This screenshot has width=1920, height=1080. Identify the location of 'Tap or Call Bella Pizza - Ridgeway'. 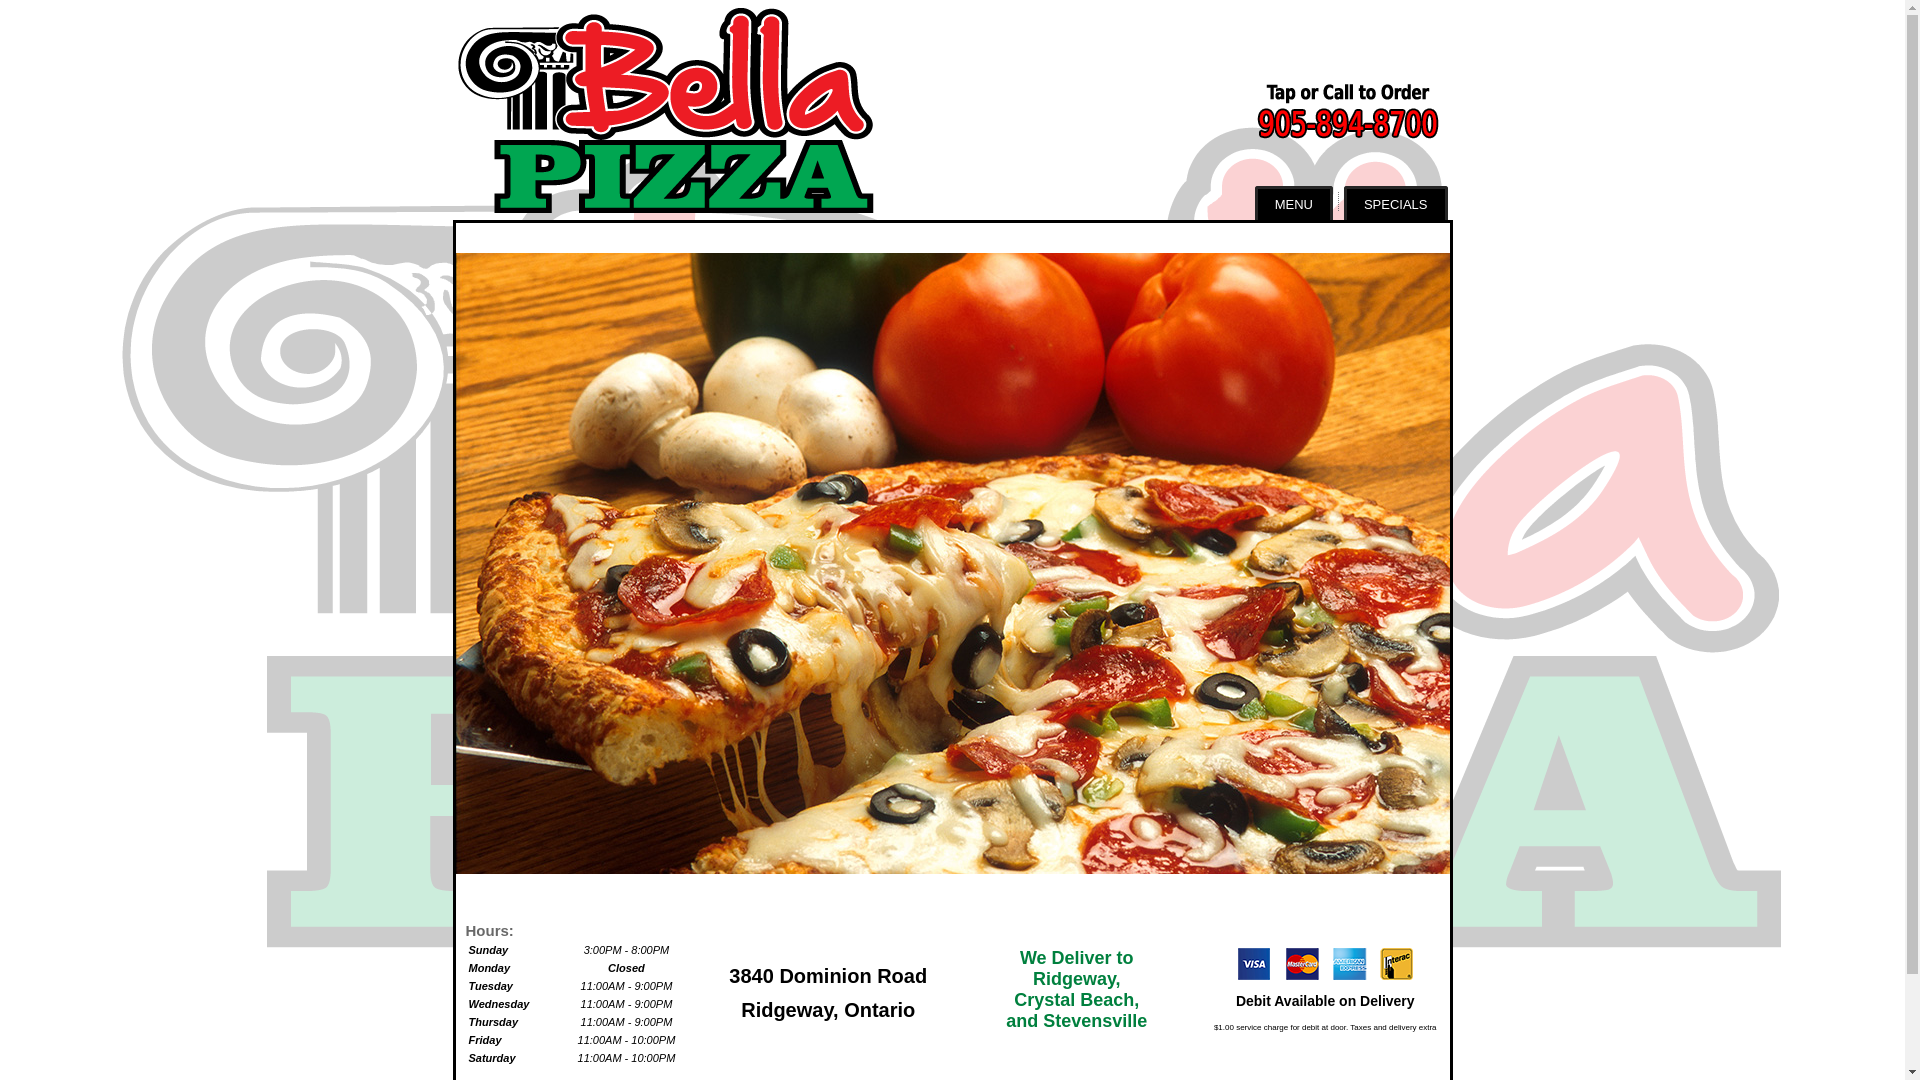
(1310, 110).